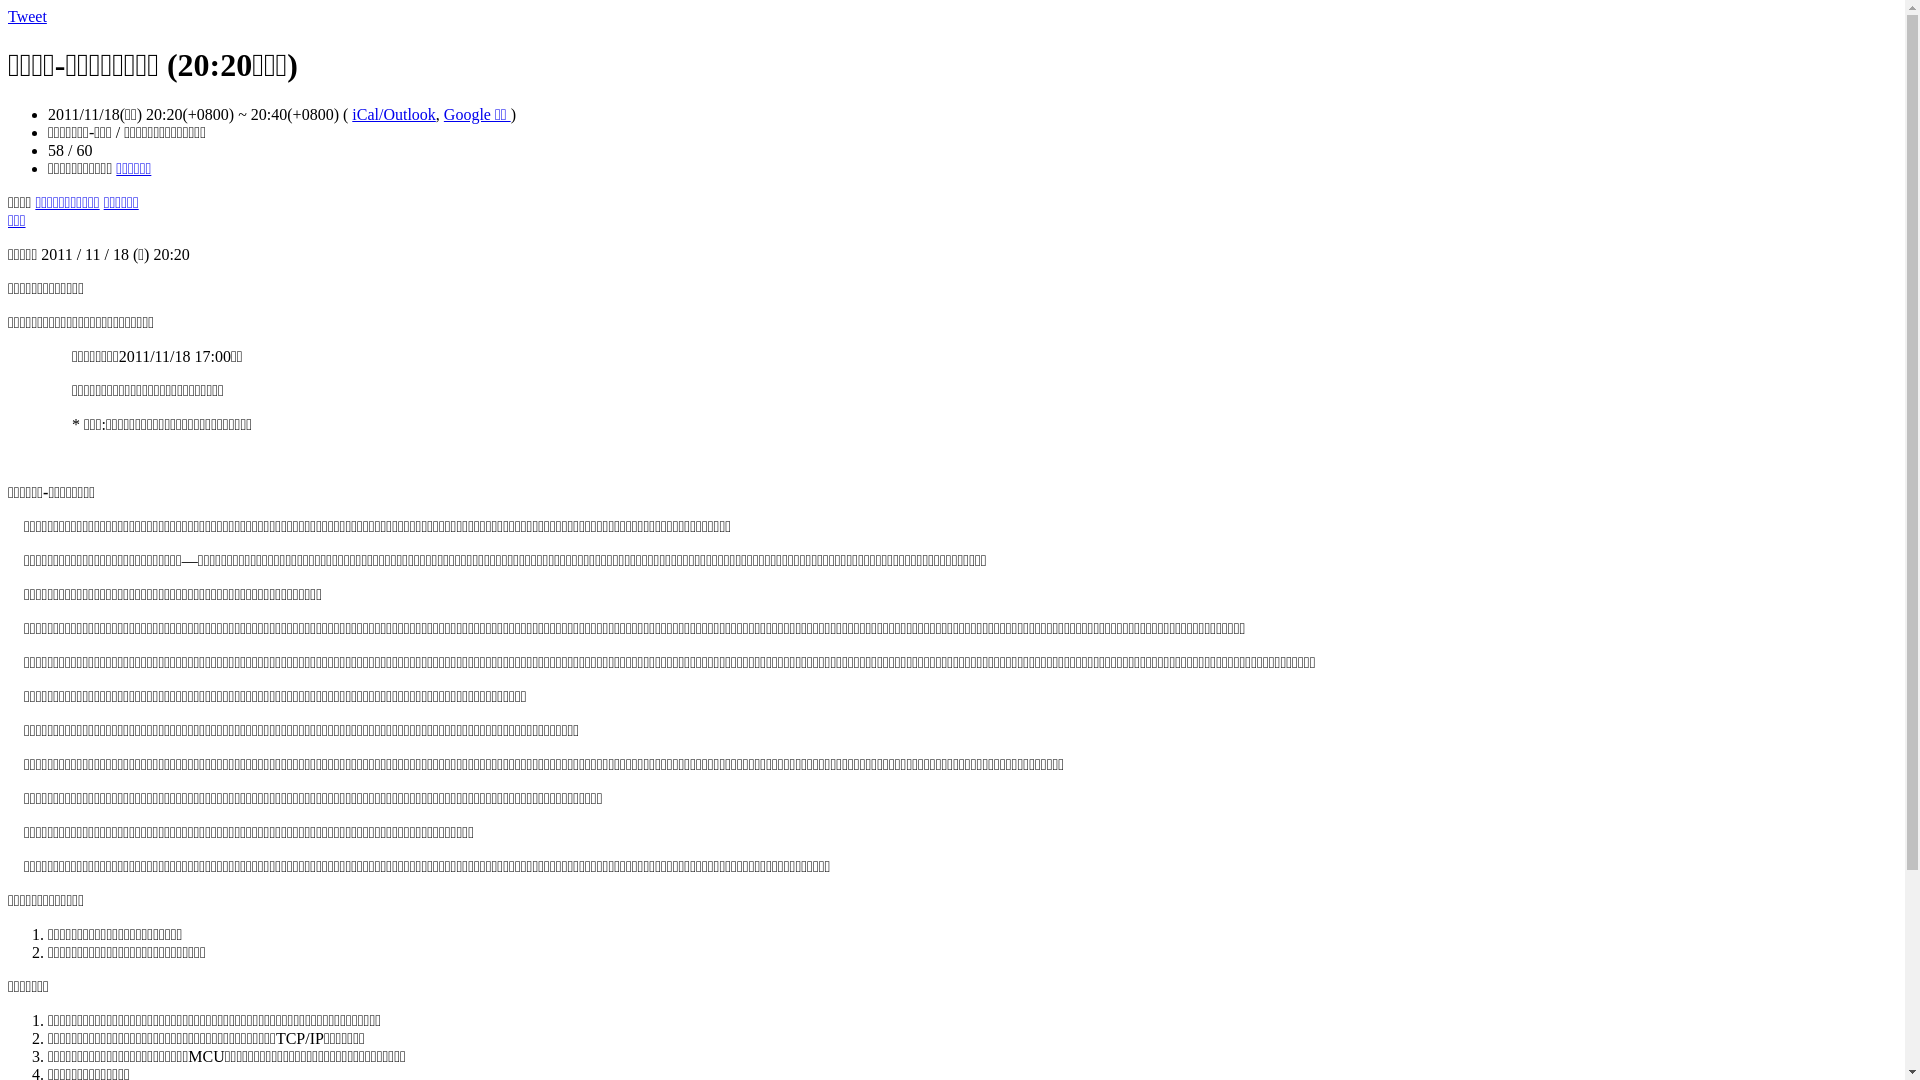  I want to click on 'iCal/Outlook', so click(393, 114).